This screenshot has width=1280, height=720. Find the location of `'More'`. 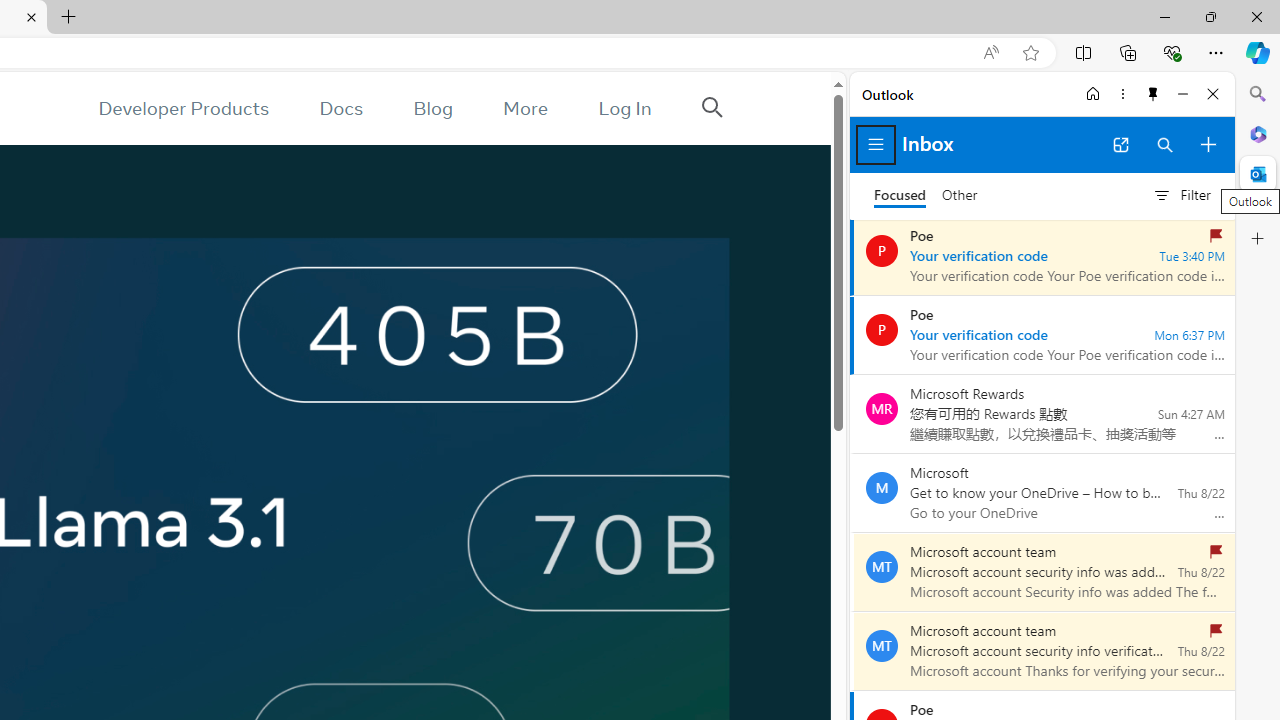

'More' is located at coordinates (525, 108).